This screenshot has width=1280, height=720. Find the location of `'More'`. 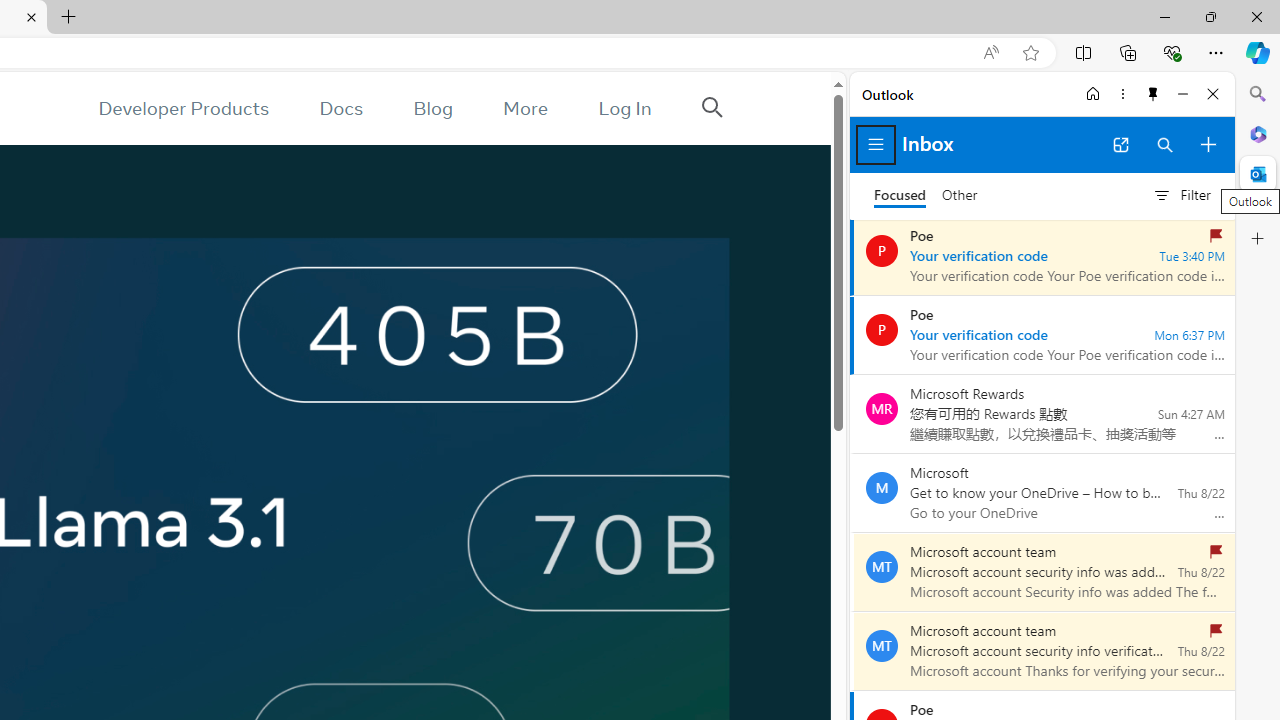

'More' is located at coordinates (525, 108).